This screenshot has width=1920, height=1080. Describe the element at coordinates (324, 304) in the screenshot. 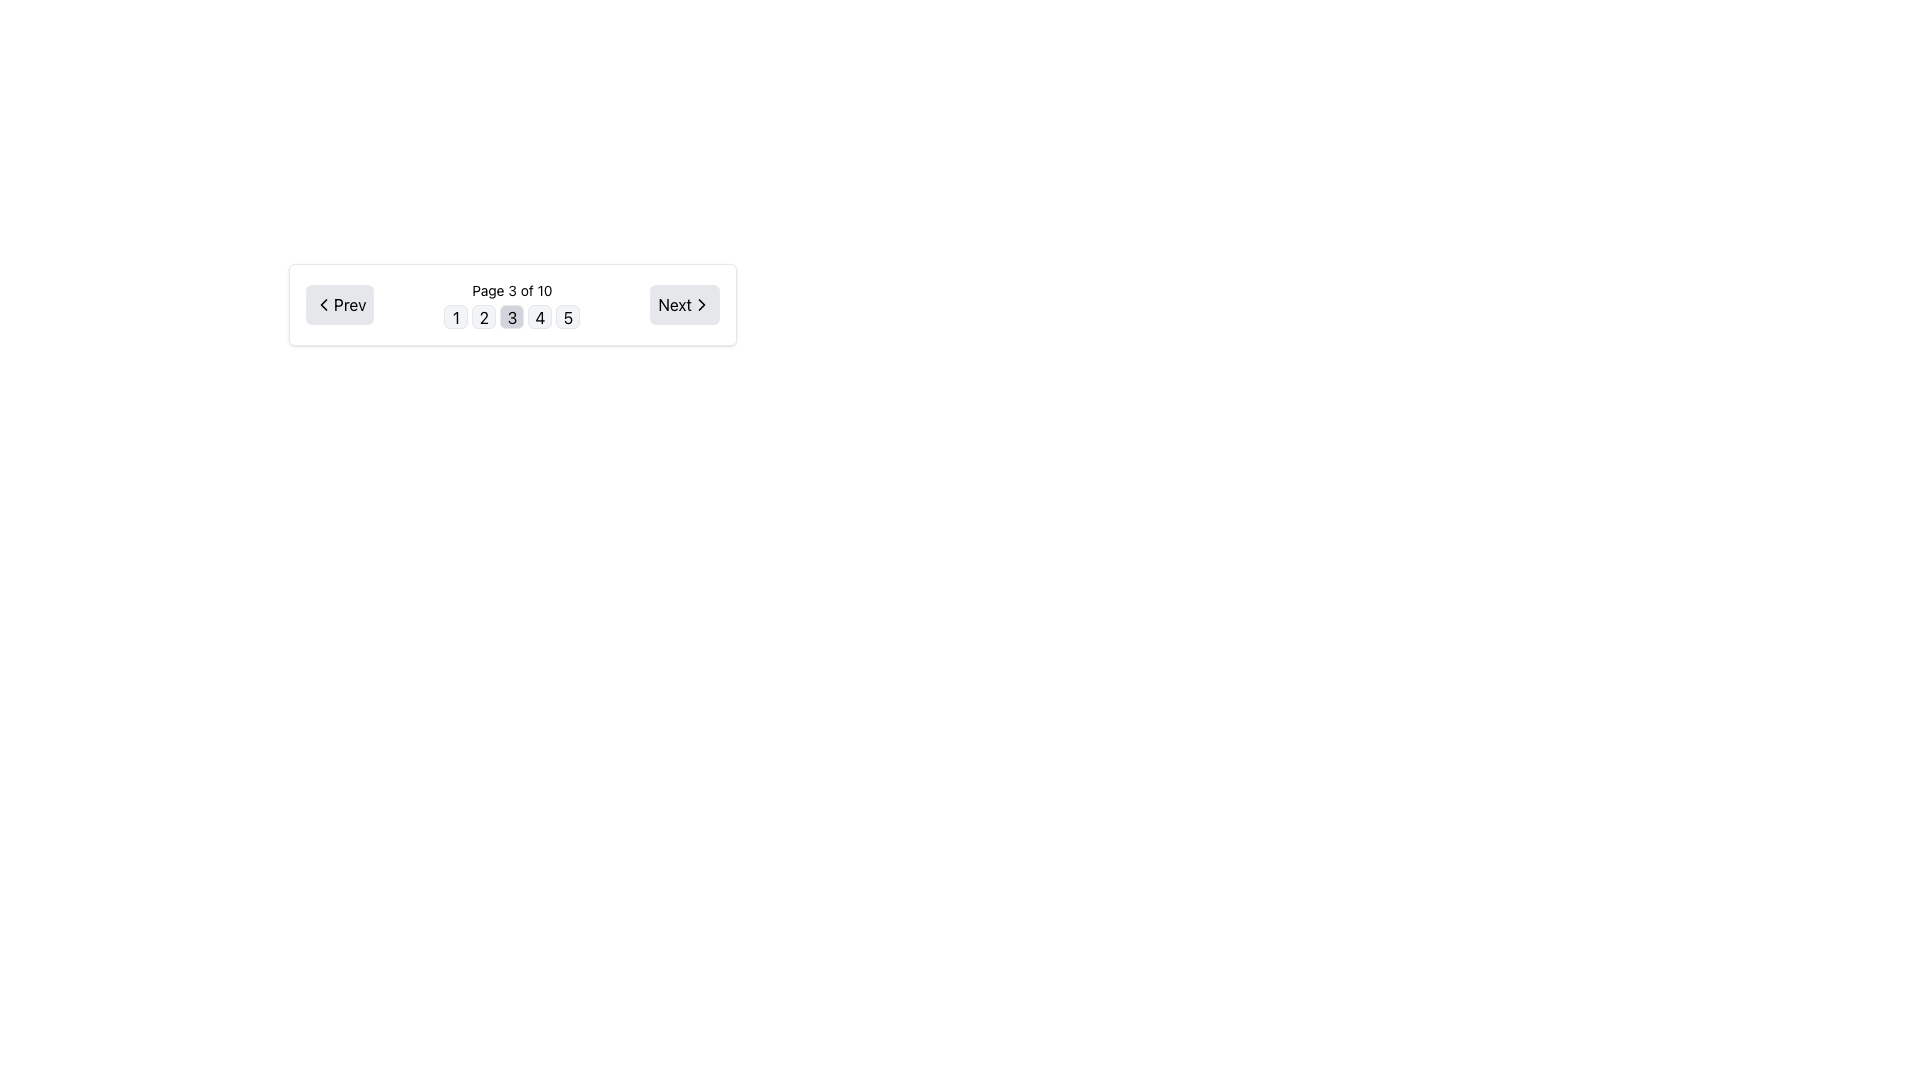

I see `the backward navigation icon located in the left section of the 'Prev' button, which is part of the pagination control` at that location.